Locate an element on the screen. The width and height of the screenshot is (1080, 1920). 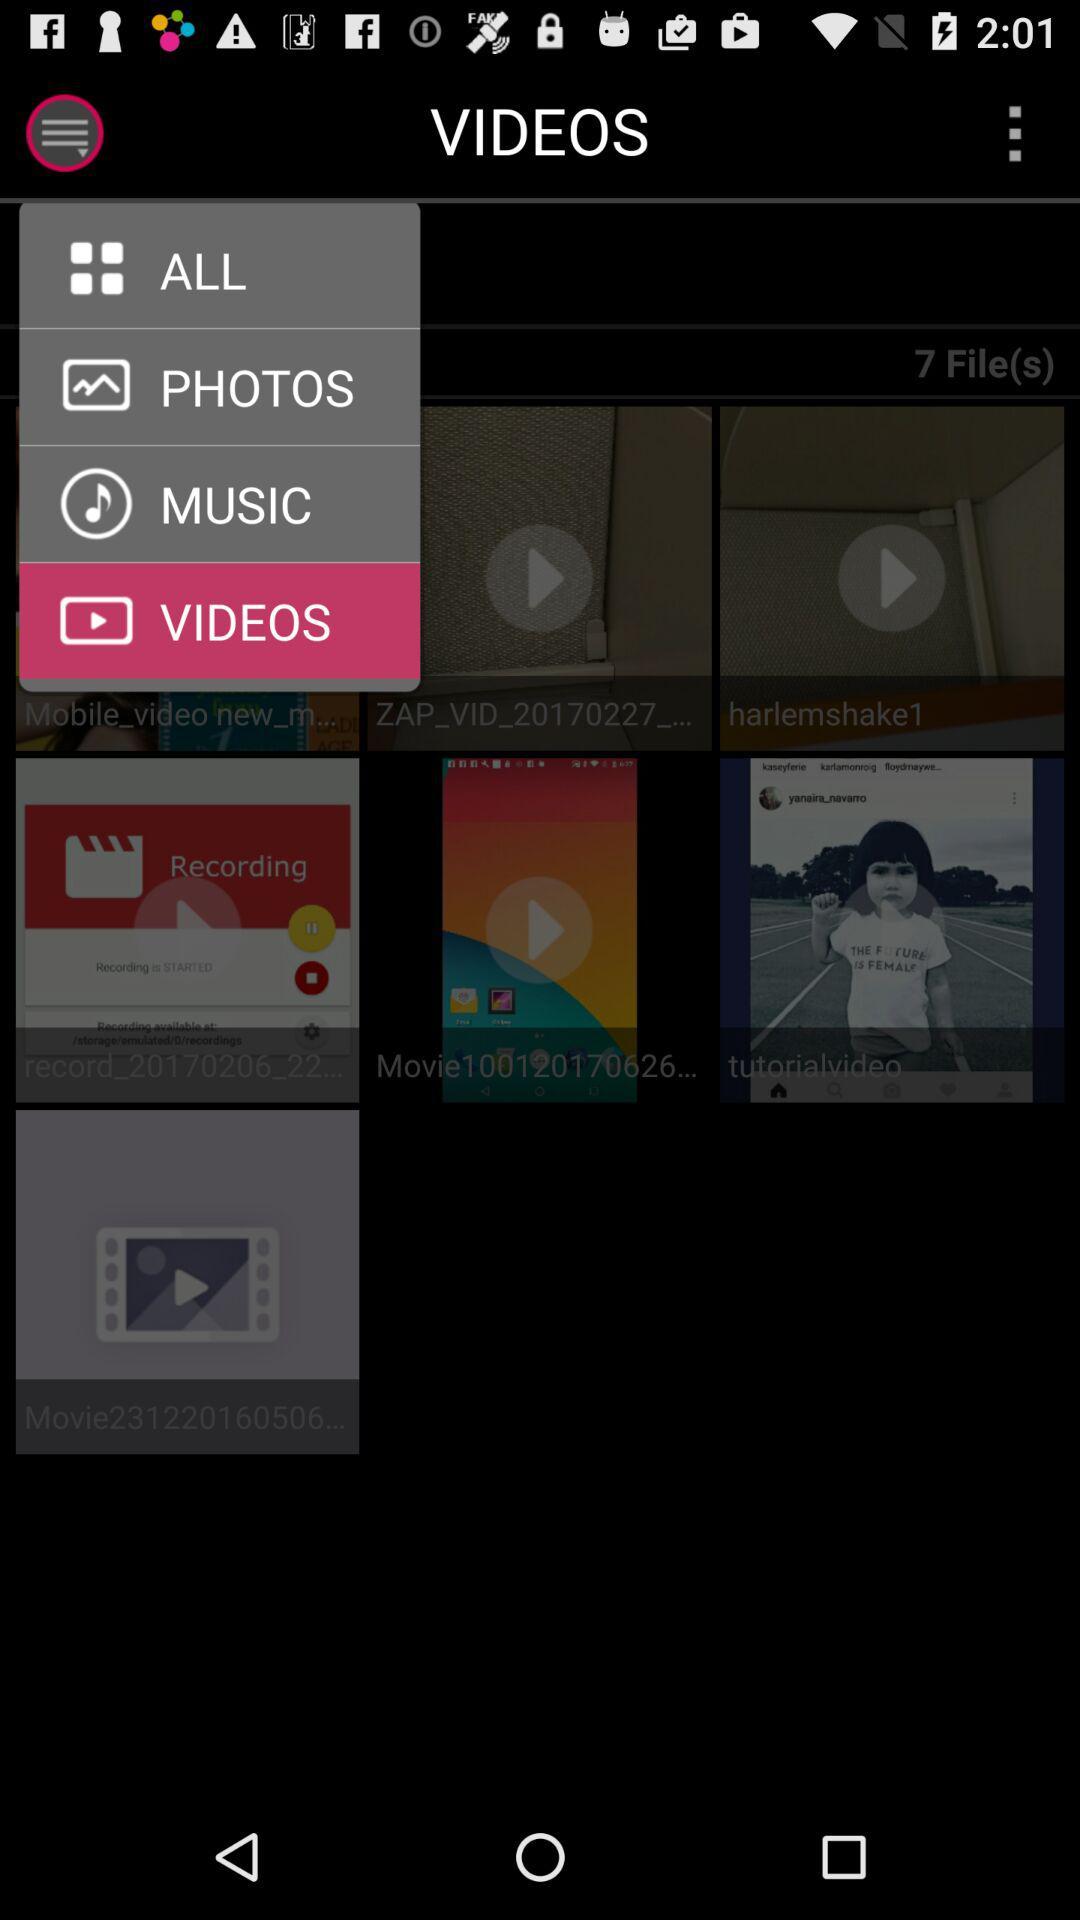
movie23122016050602 icon is located at coordinates (187, 1415).